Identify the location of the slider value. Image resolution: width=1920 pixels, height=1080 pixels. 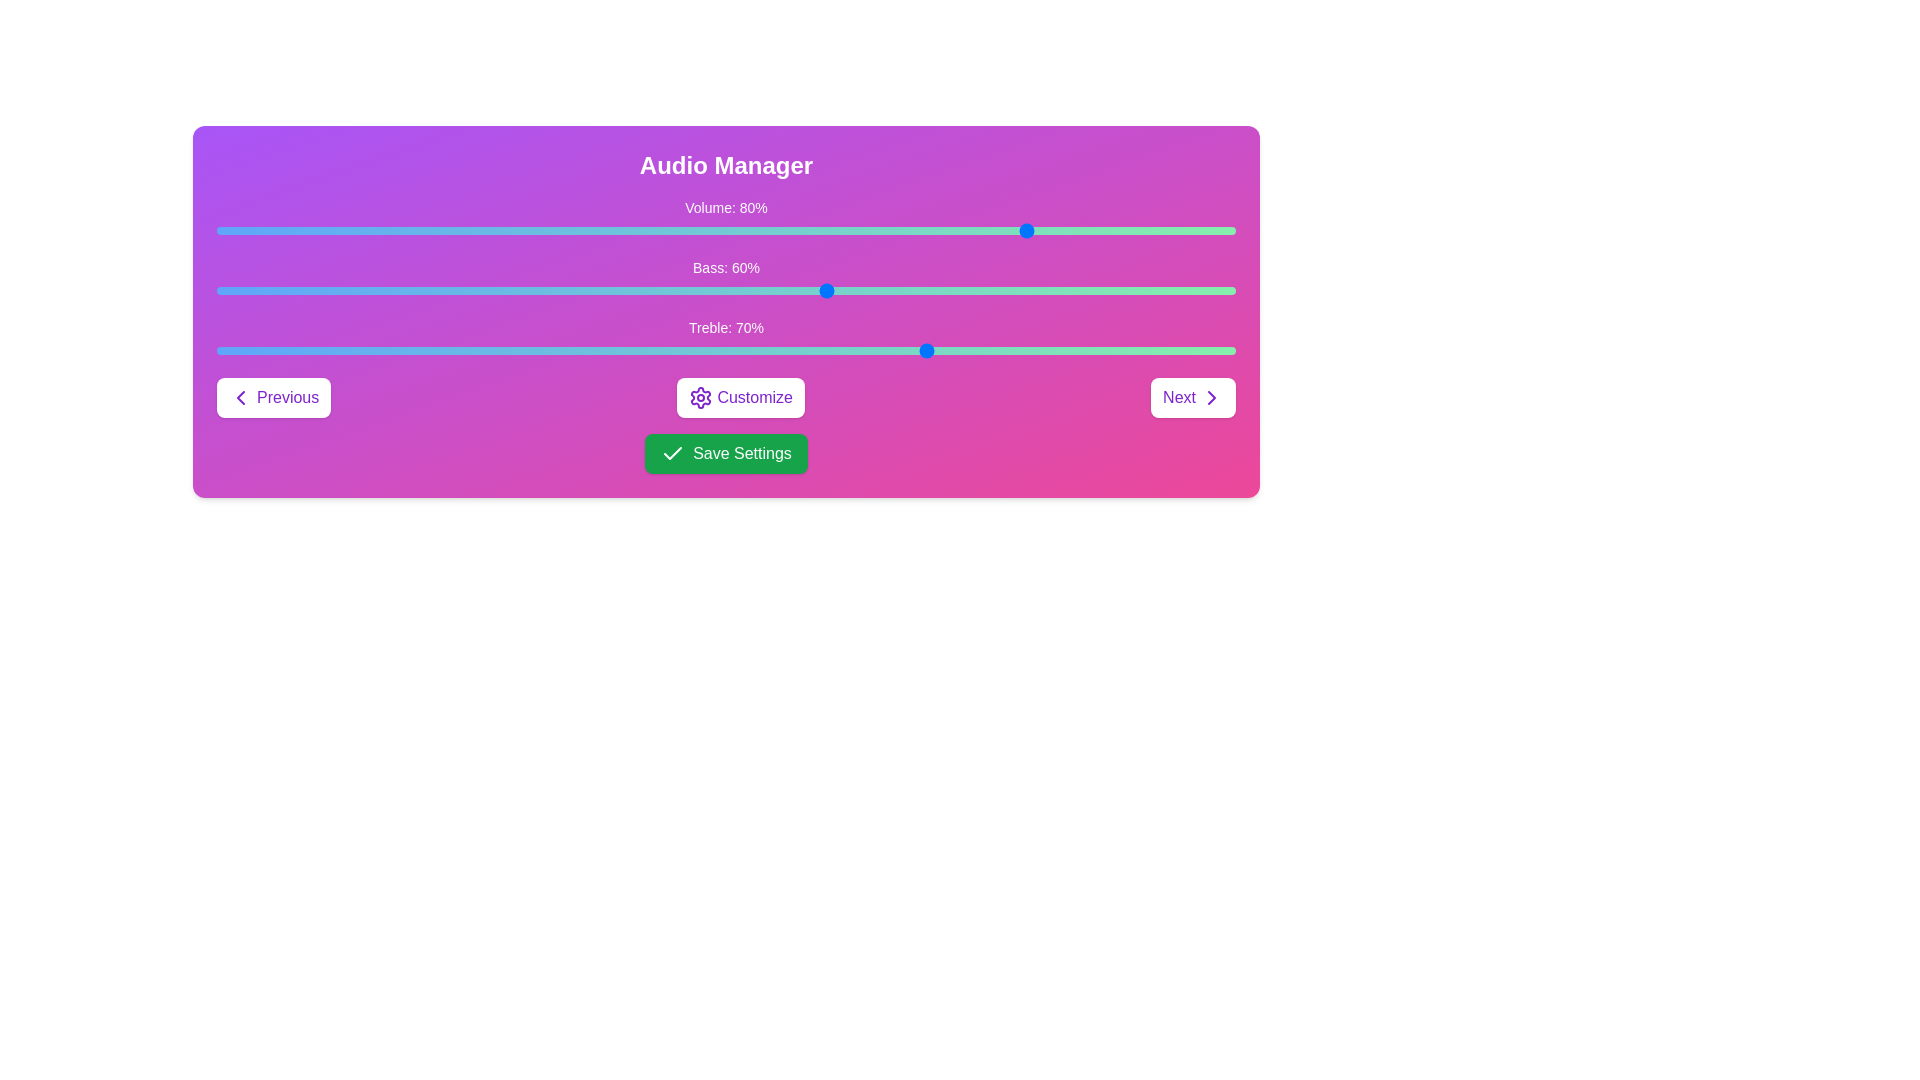
(227, 230).